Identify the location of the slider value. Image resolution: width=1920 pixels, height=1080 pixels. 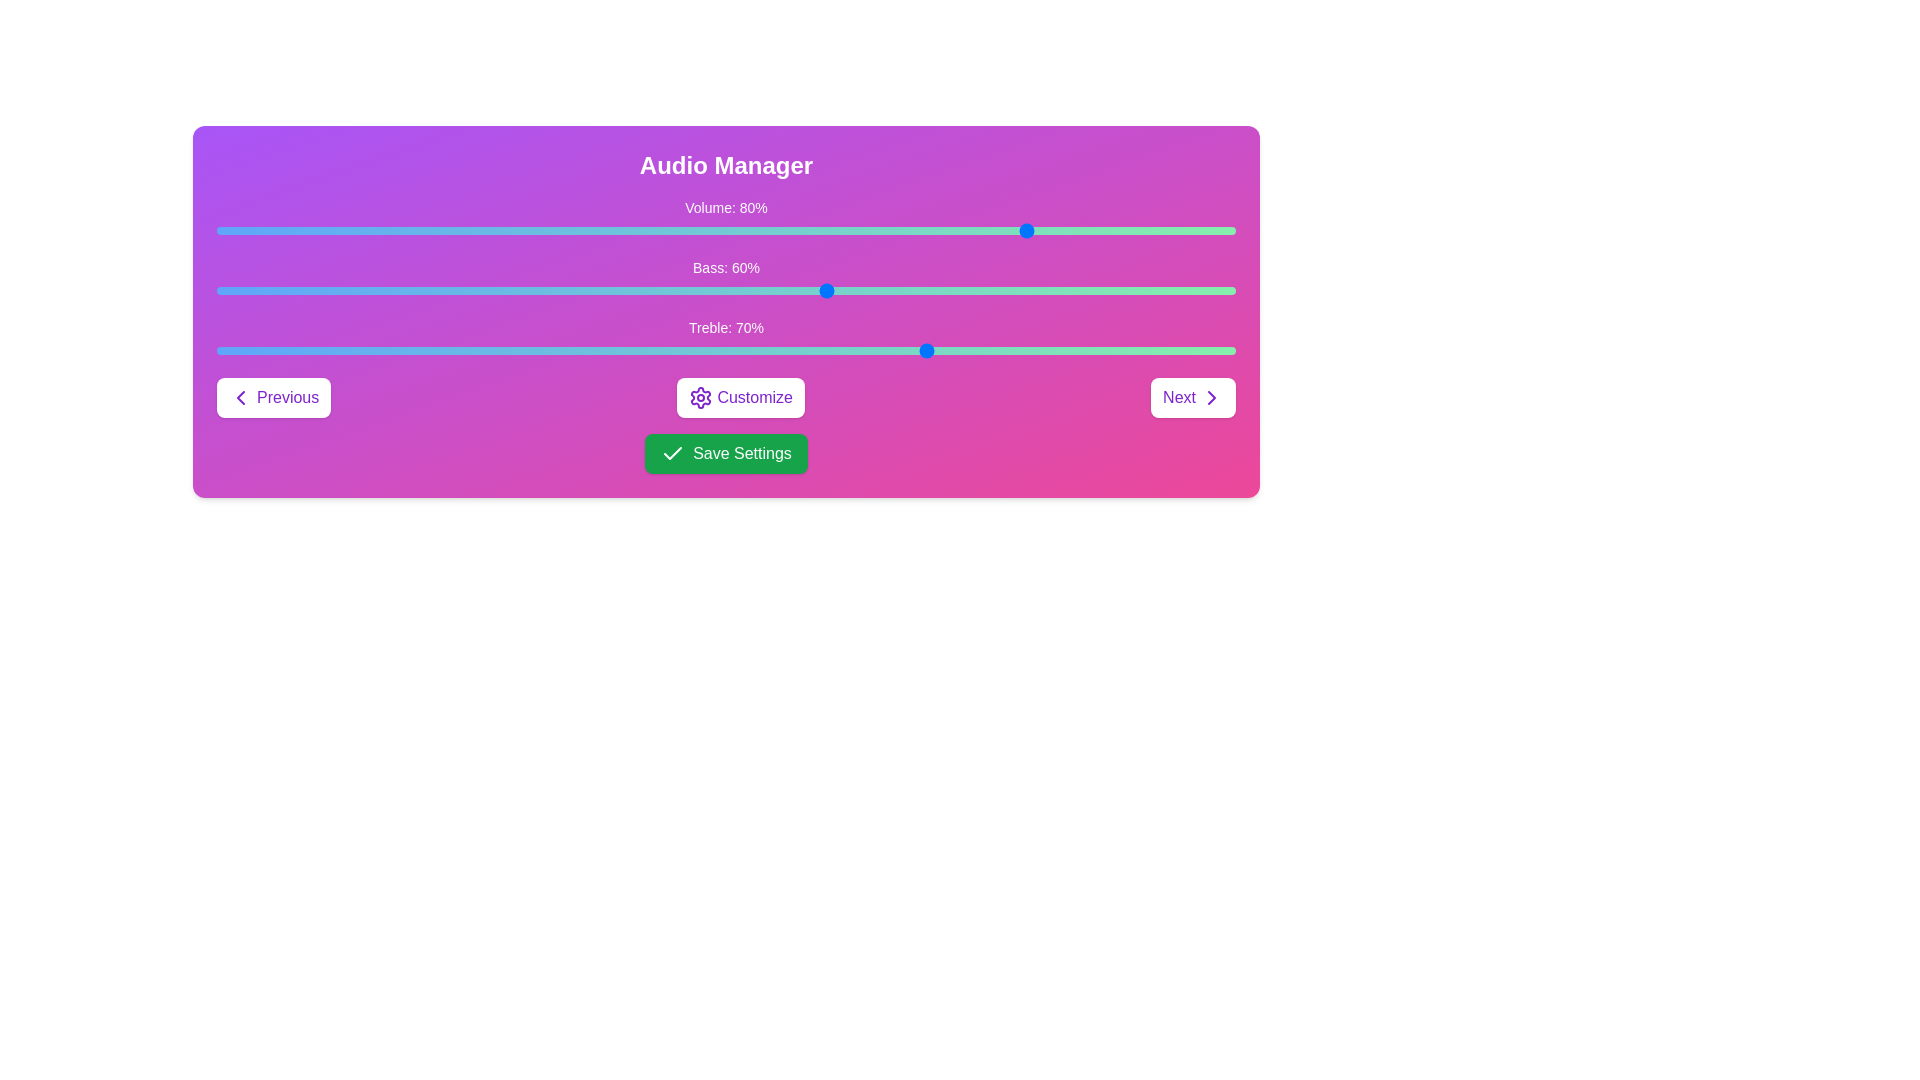
(227, 230).